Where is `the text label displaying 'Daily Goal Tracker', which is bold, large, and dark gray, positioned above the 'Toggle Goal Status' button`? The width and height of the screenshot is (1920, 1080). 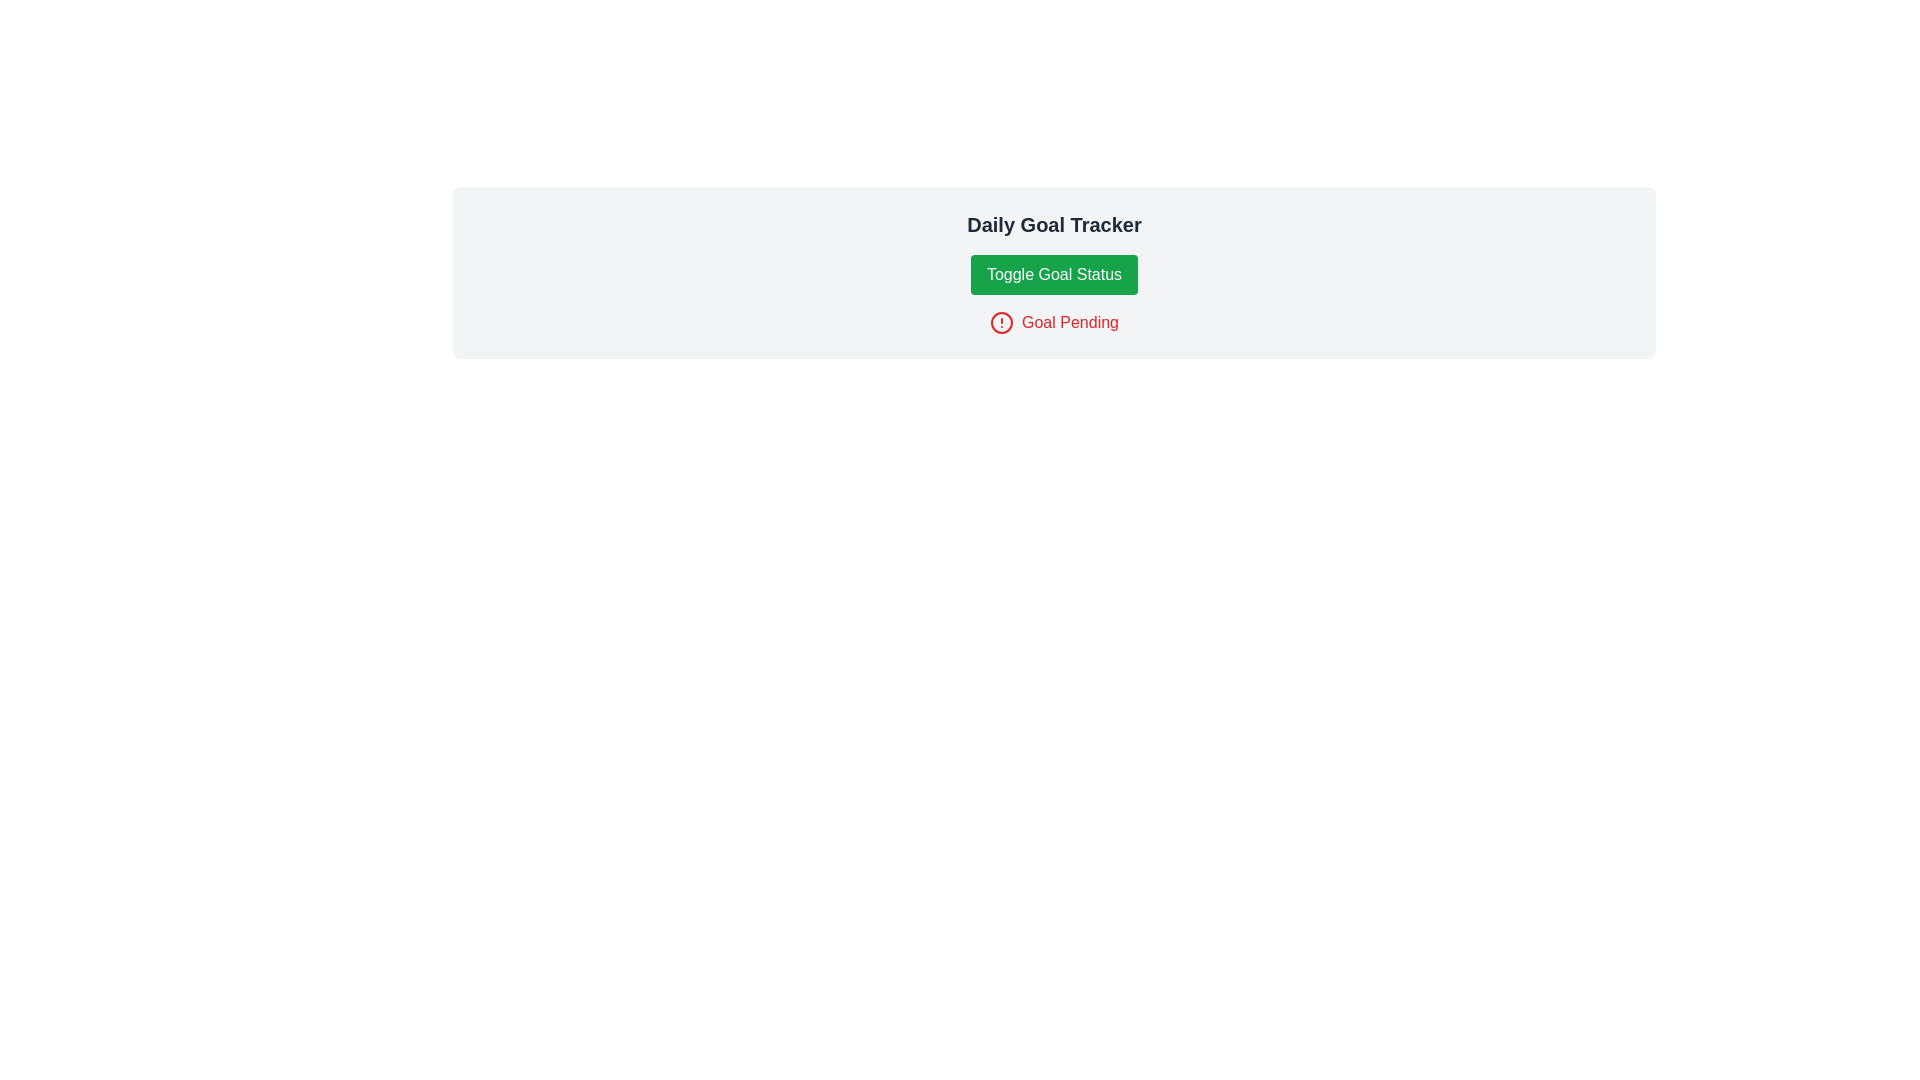
the text label displaying 'Daily Goal Tracker', which is bold, large, and dark gray, positioned above the 'Toggle Goal Status' button is located at coordinates (1053, 224).